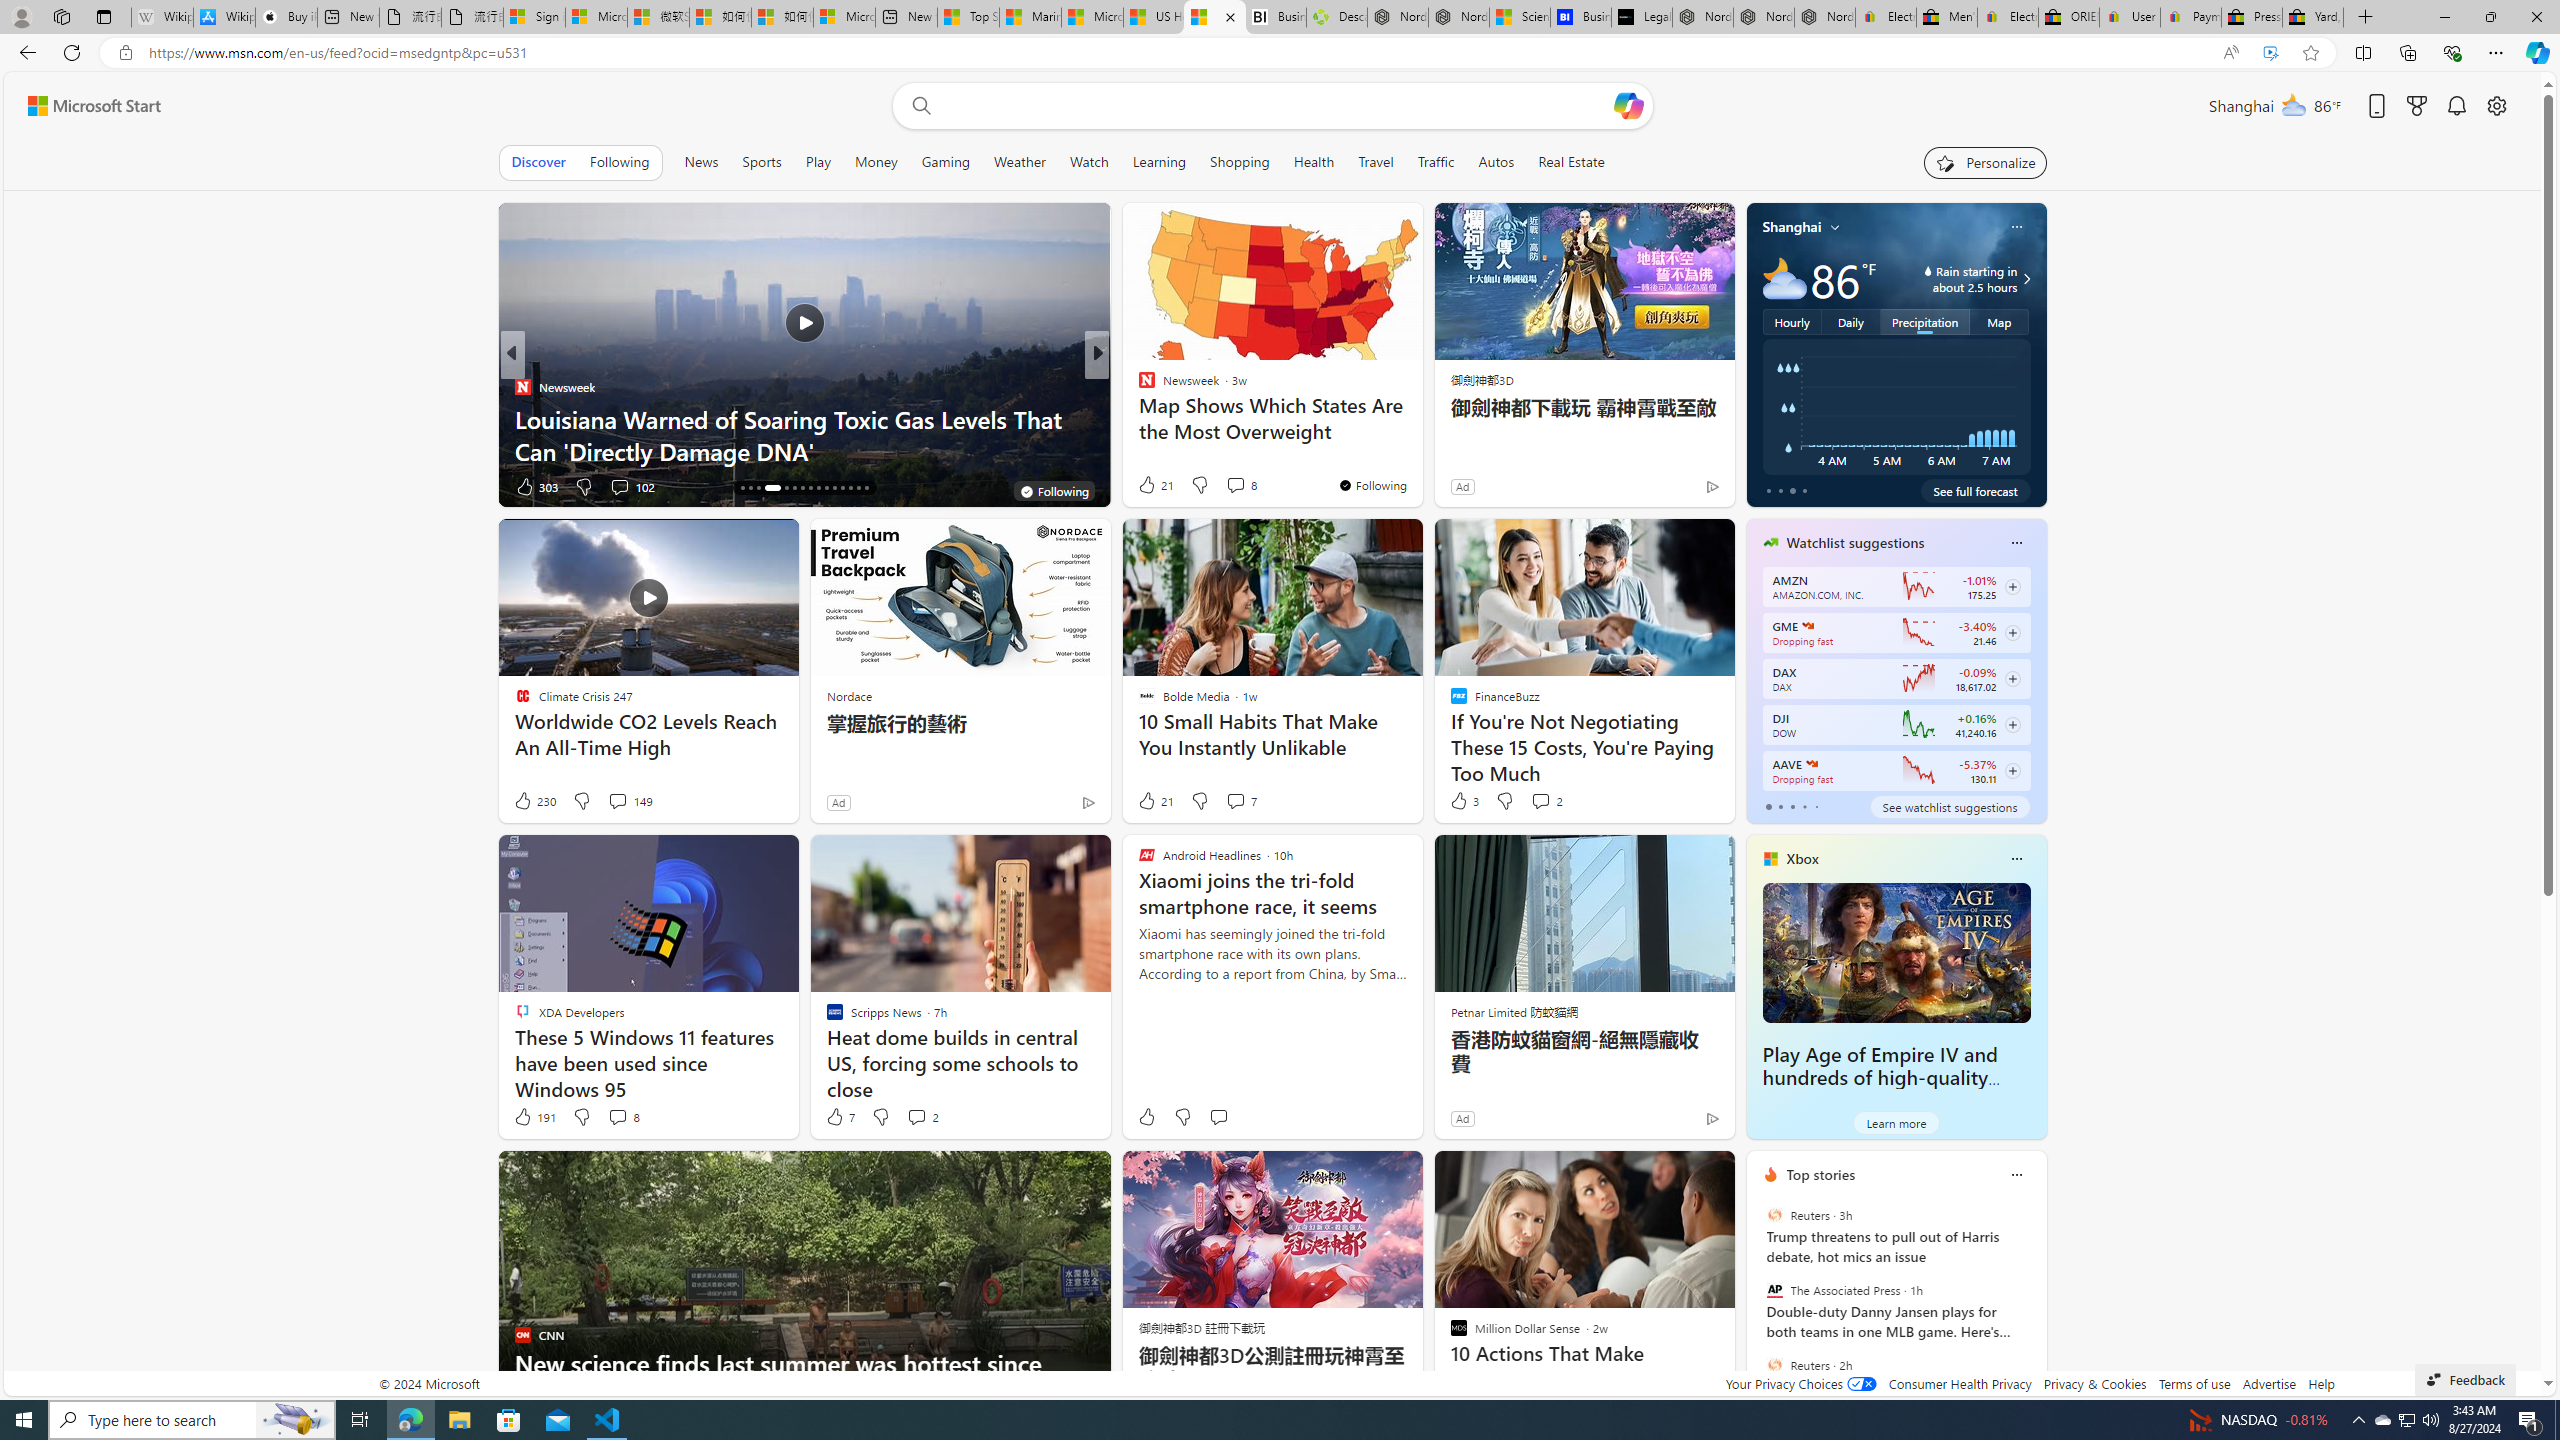 The image size is (2560, 1440). Describe the element at coordinates (2025, 279) in the screenshot. I see `'Class: weather-arrow-glyph'` at that location.